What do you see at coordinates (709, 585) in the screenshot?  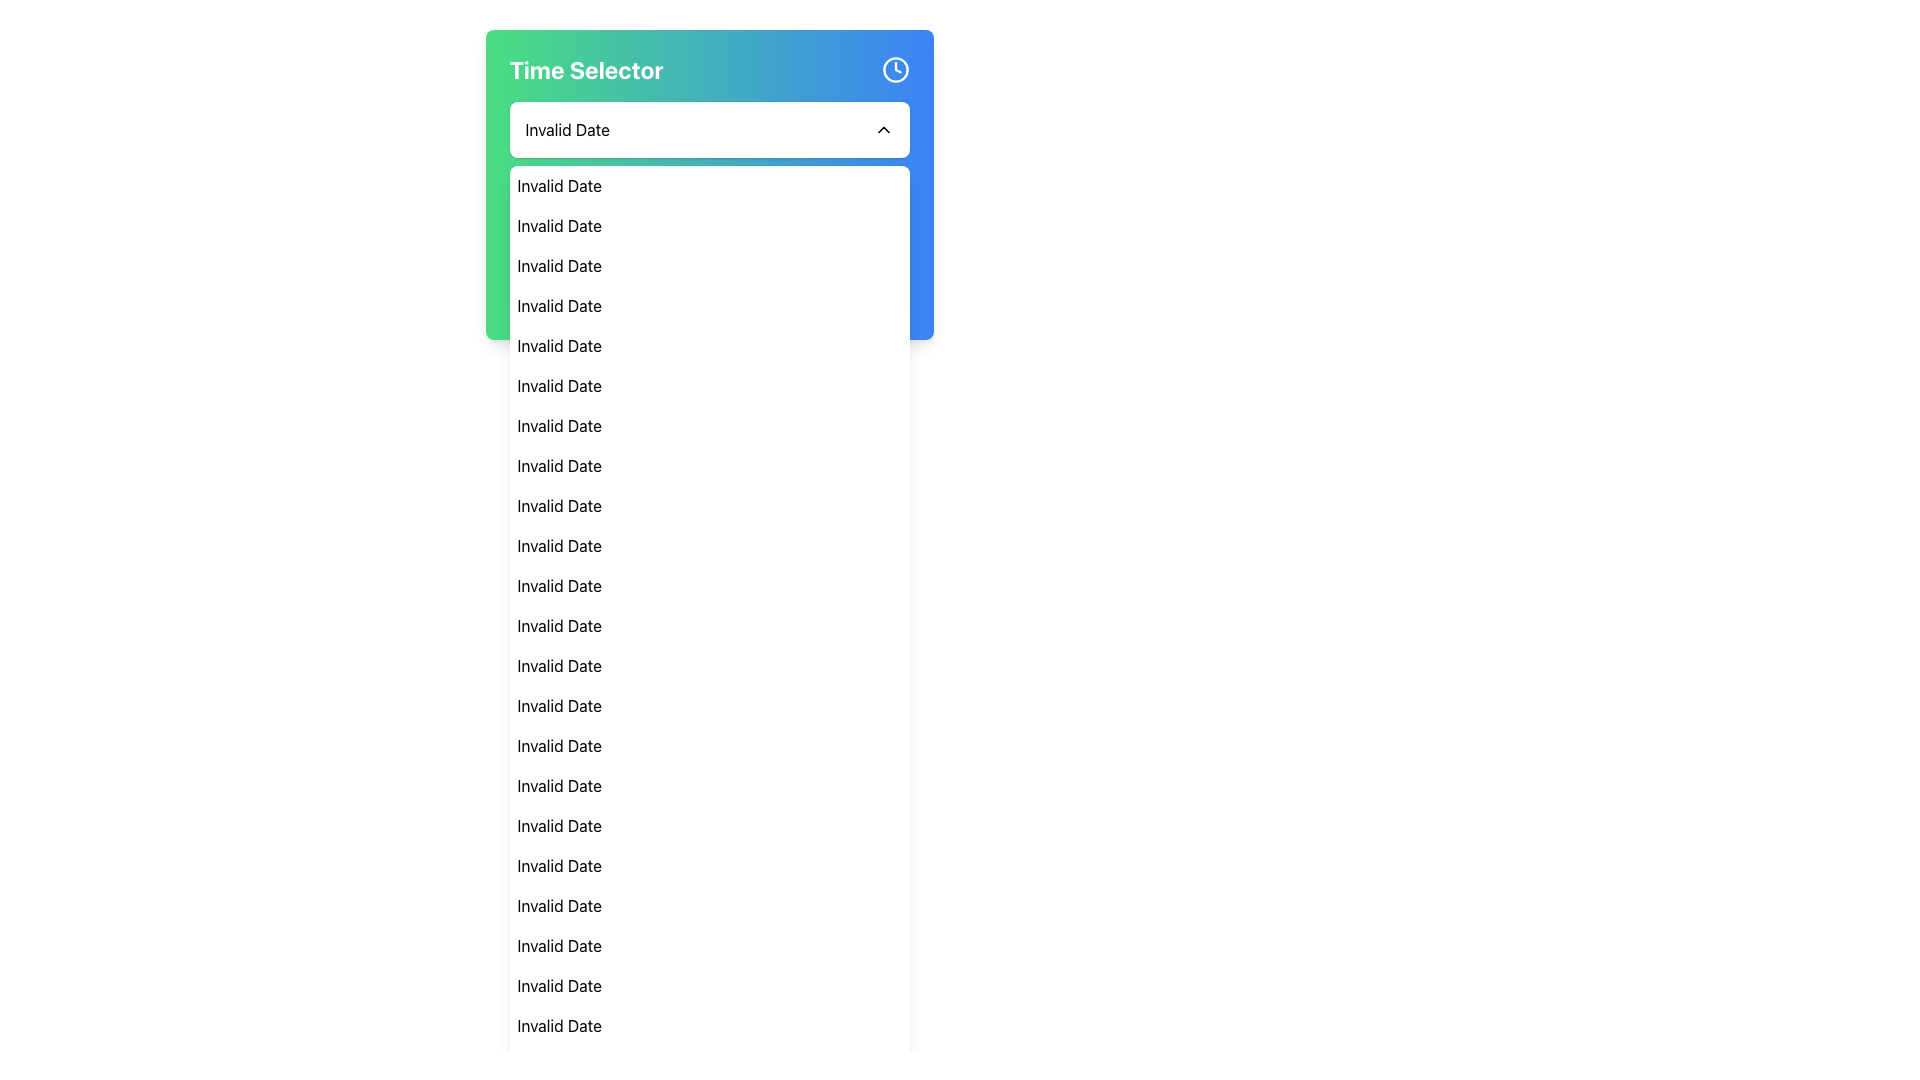 I see `the dropdown menu item labeled 'Invalid Date', which is the eleventh item in the list, to trigger the hover effect` at bounding box center [709, 585].